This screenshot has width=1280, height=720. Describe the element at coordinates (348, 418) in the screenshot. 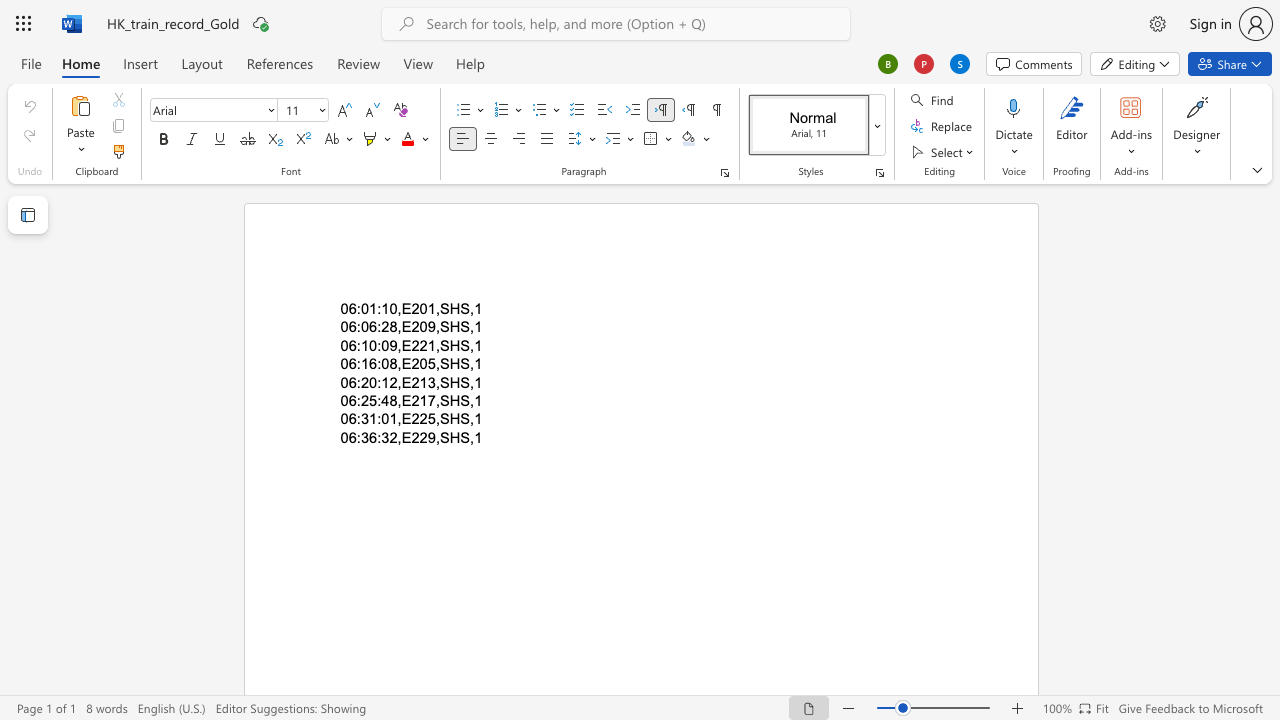

I see `the space between the continuous character "0" and "6" in the text` at that location.